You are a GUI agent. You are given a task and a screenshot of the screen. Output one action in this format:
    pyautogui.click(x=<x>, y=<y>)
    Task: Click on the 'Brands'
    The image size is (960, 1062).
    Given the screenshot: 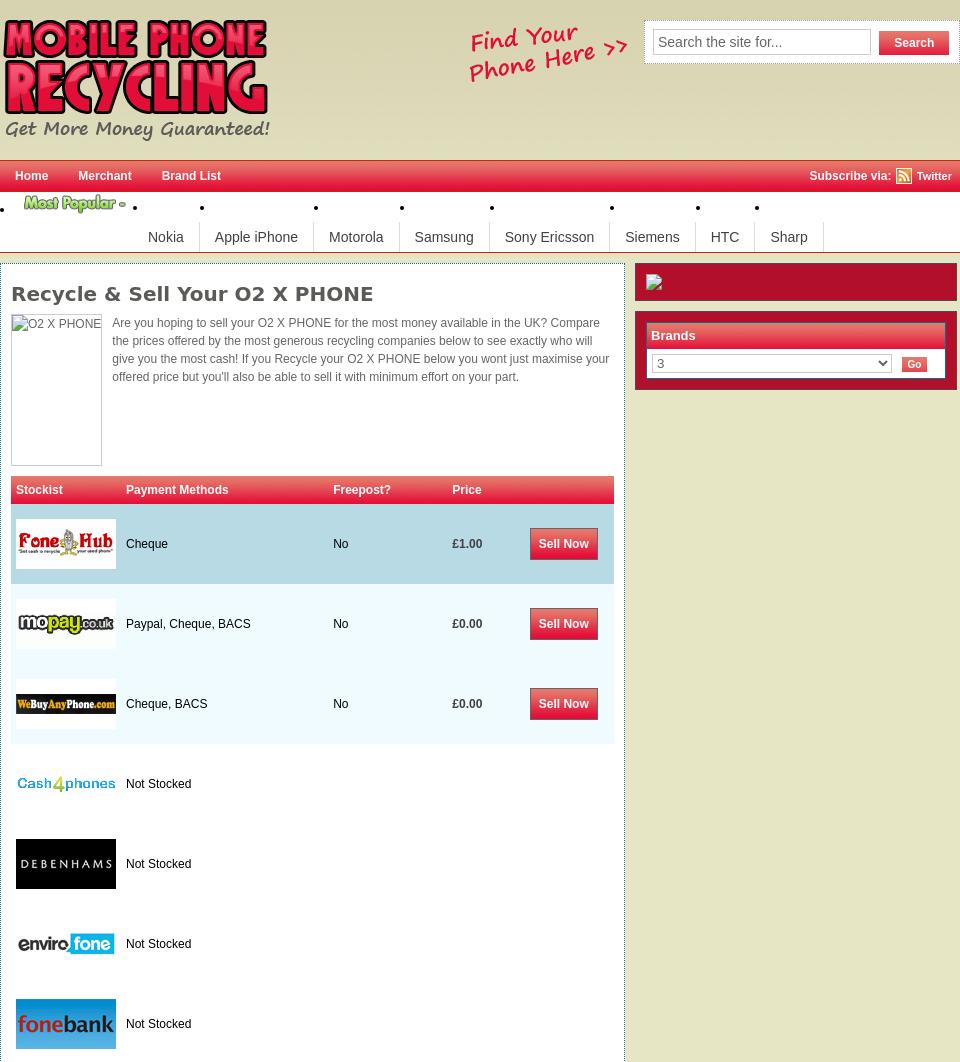 What is the action you would take?
    pyautogui.click(x=672, y=334)
    